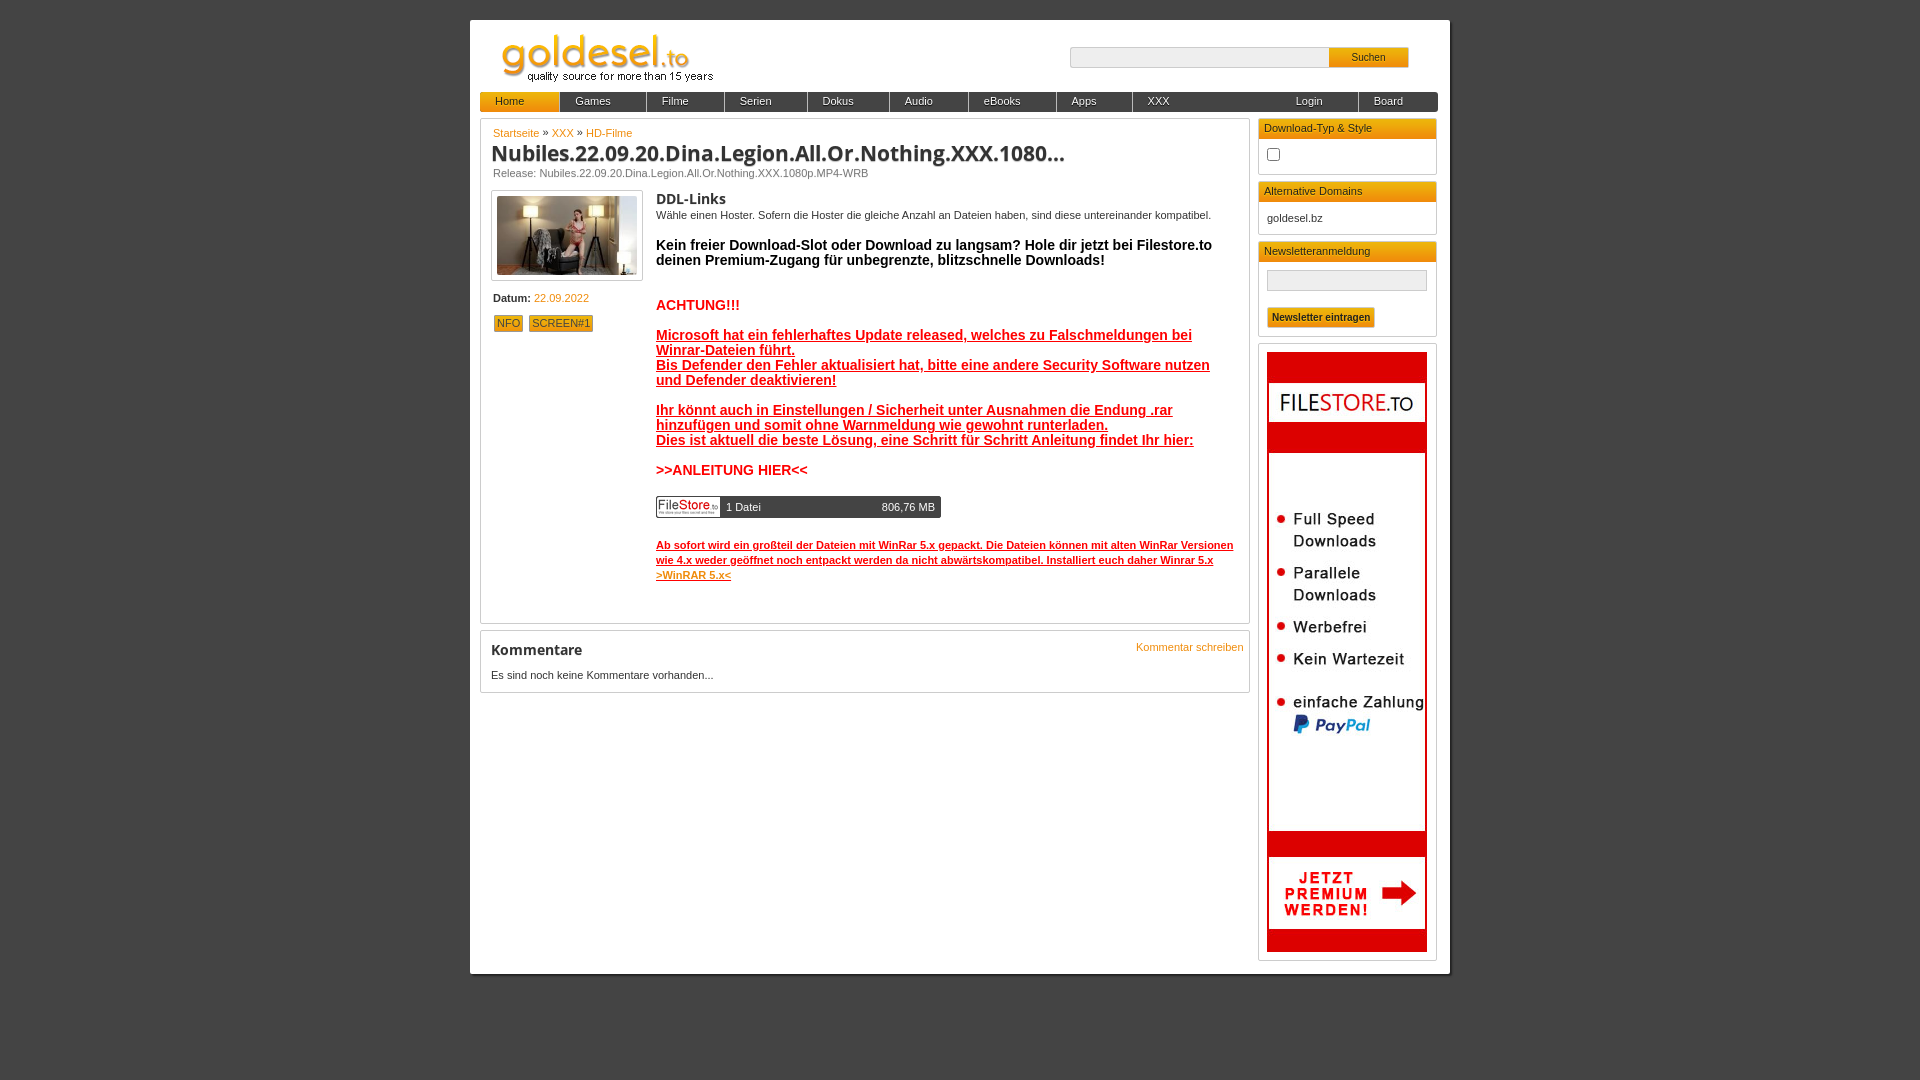 The image size is (1920, 1080). Describe the element at coordinates (1266, 218) in the screenshot. I see `'goldesel.bz'` at that location.